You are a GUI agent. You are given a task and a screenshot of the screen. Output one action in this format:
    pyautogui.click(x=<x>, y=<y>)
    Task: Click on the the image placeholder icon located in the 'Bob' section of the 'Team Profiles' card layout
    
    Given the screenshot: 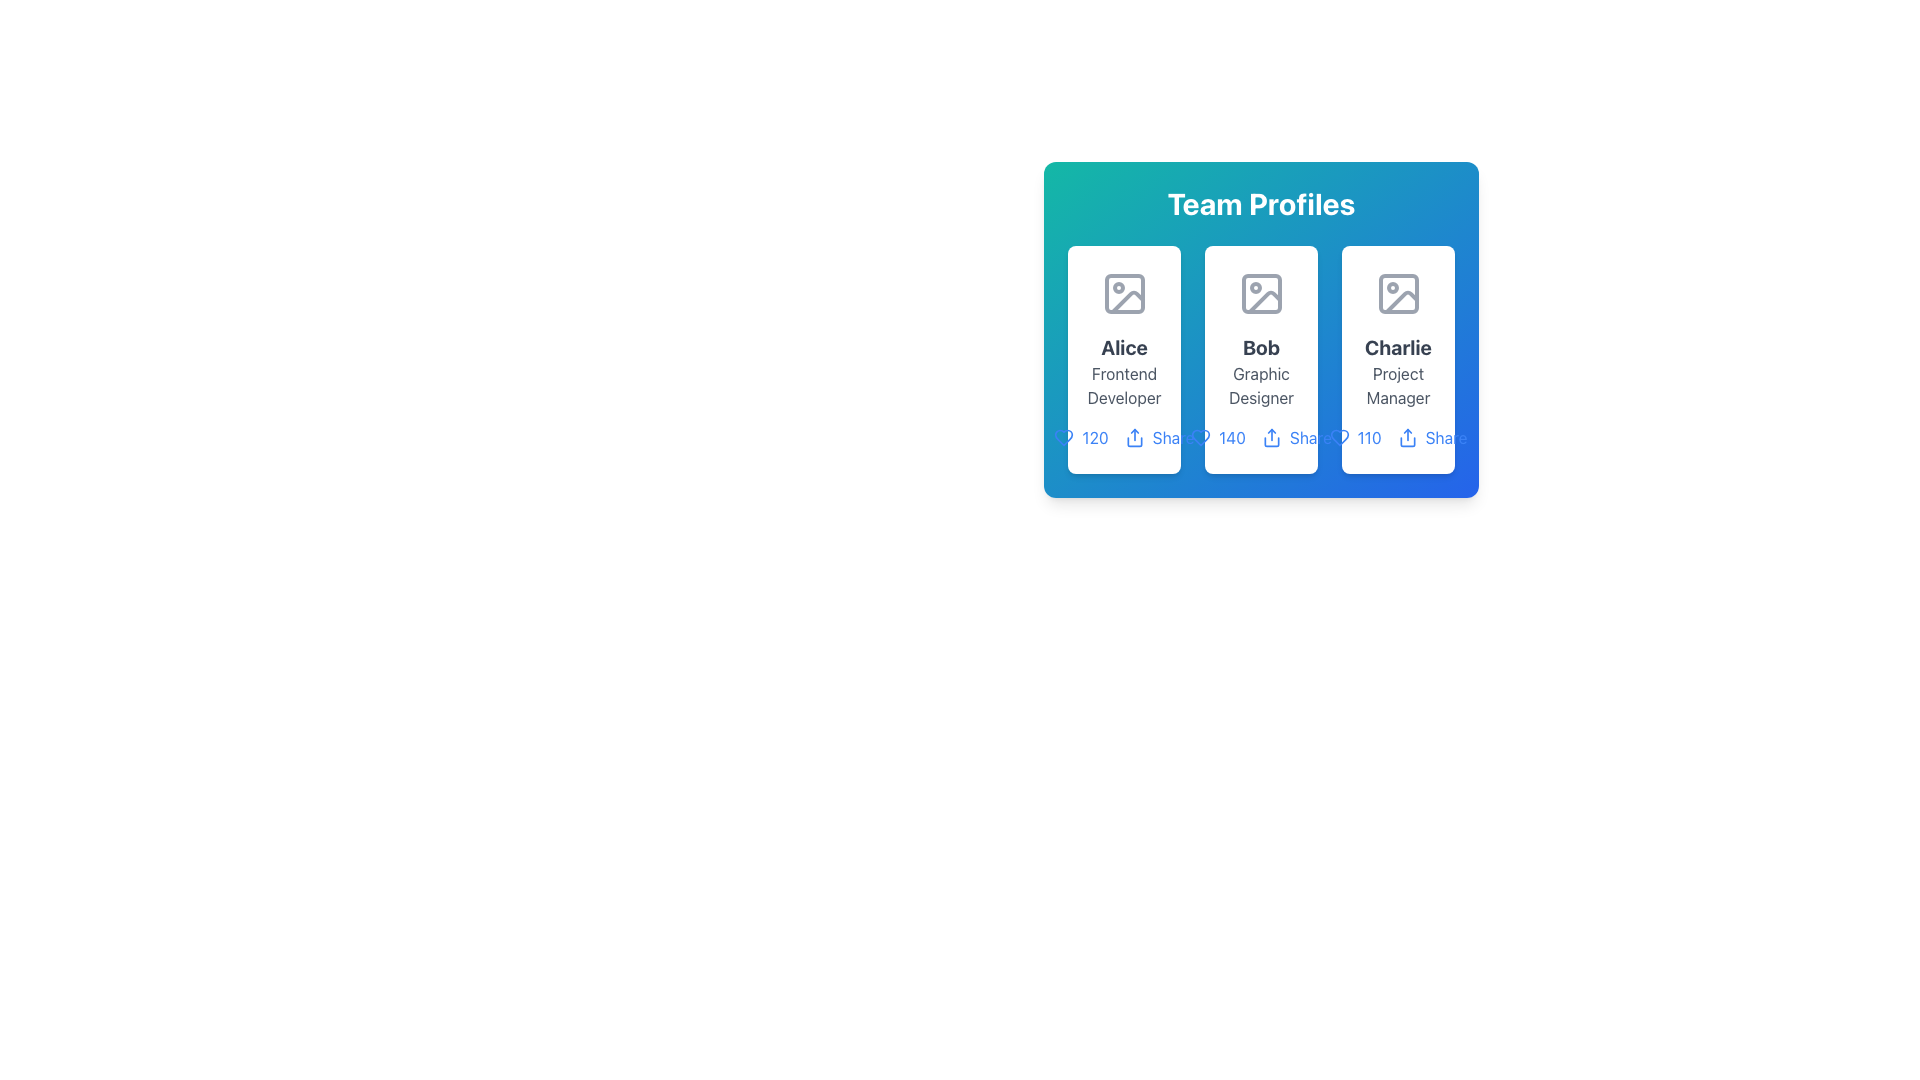 What is the action you would take?
    pyautogui.click(x=1263, y=302)
    